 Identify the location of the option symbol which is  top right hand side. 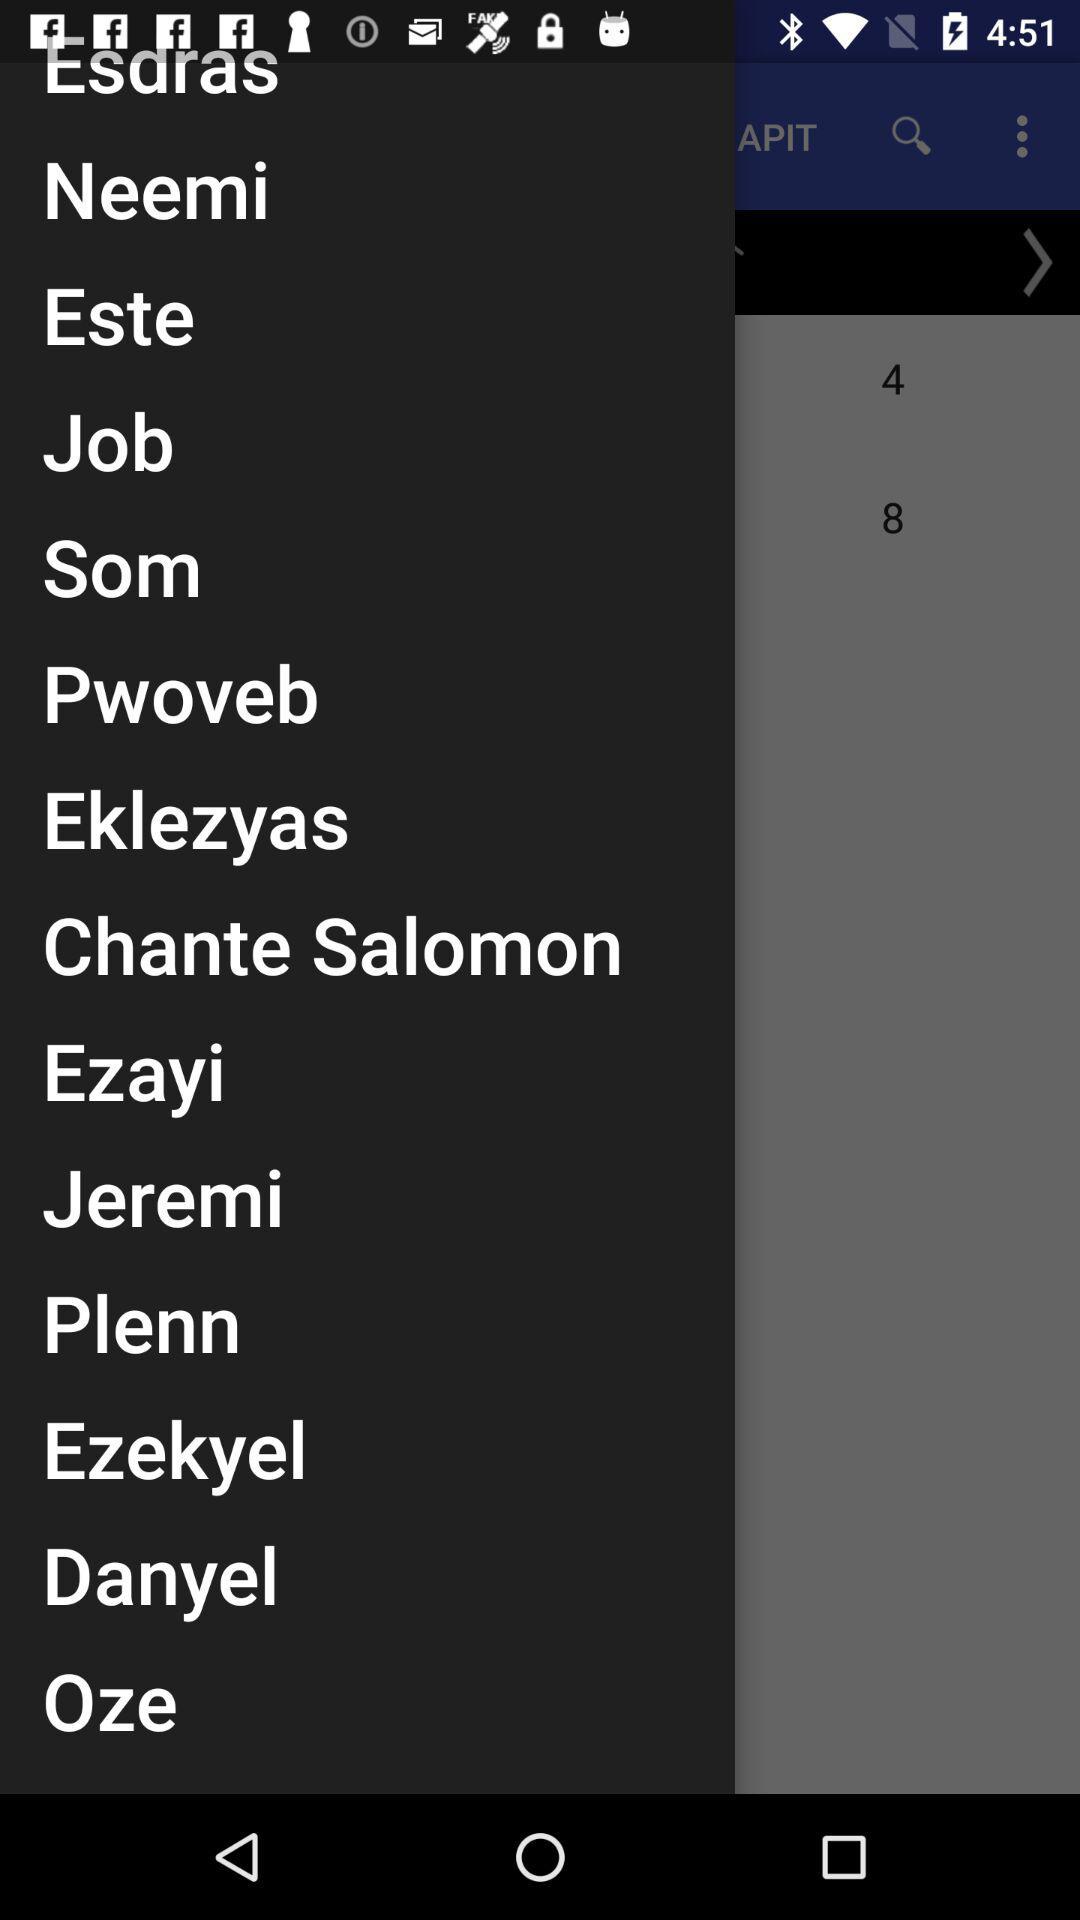
(1027, 136).